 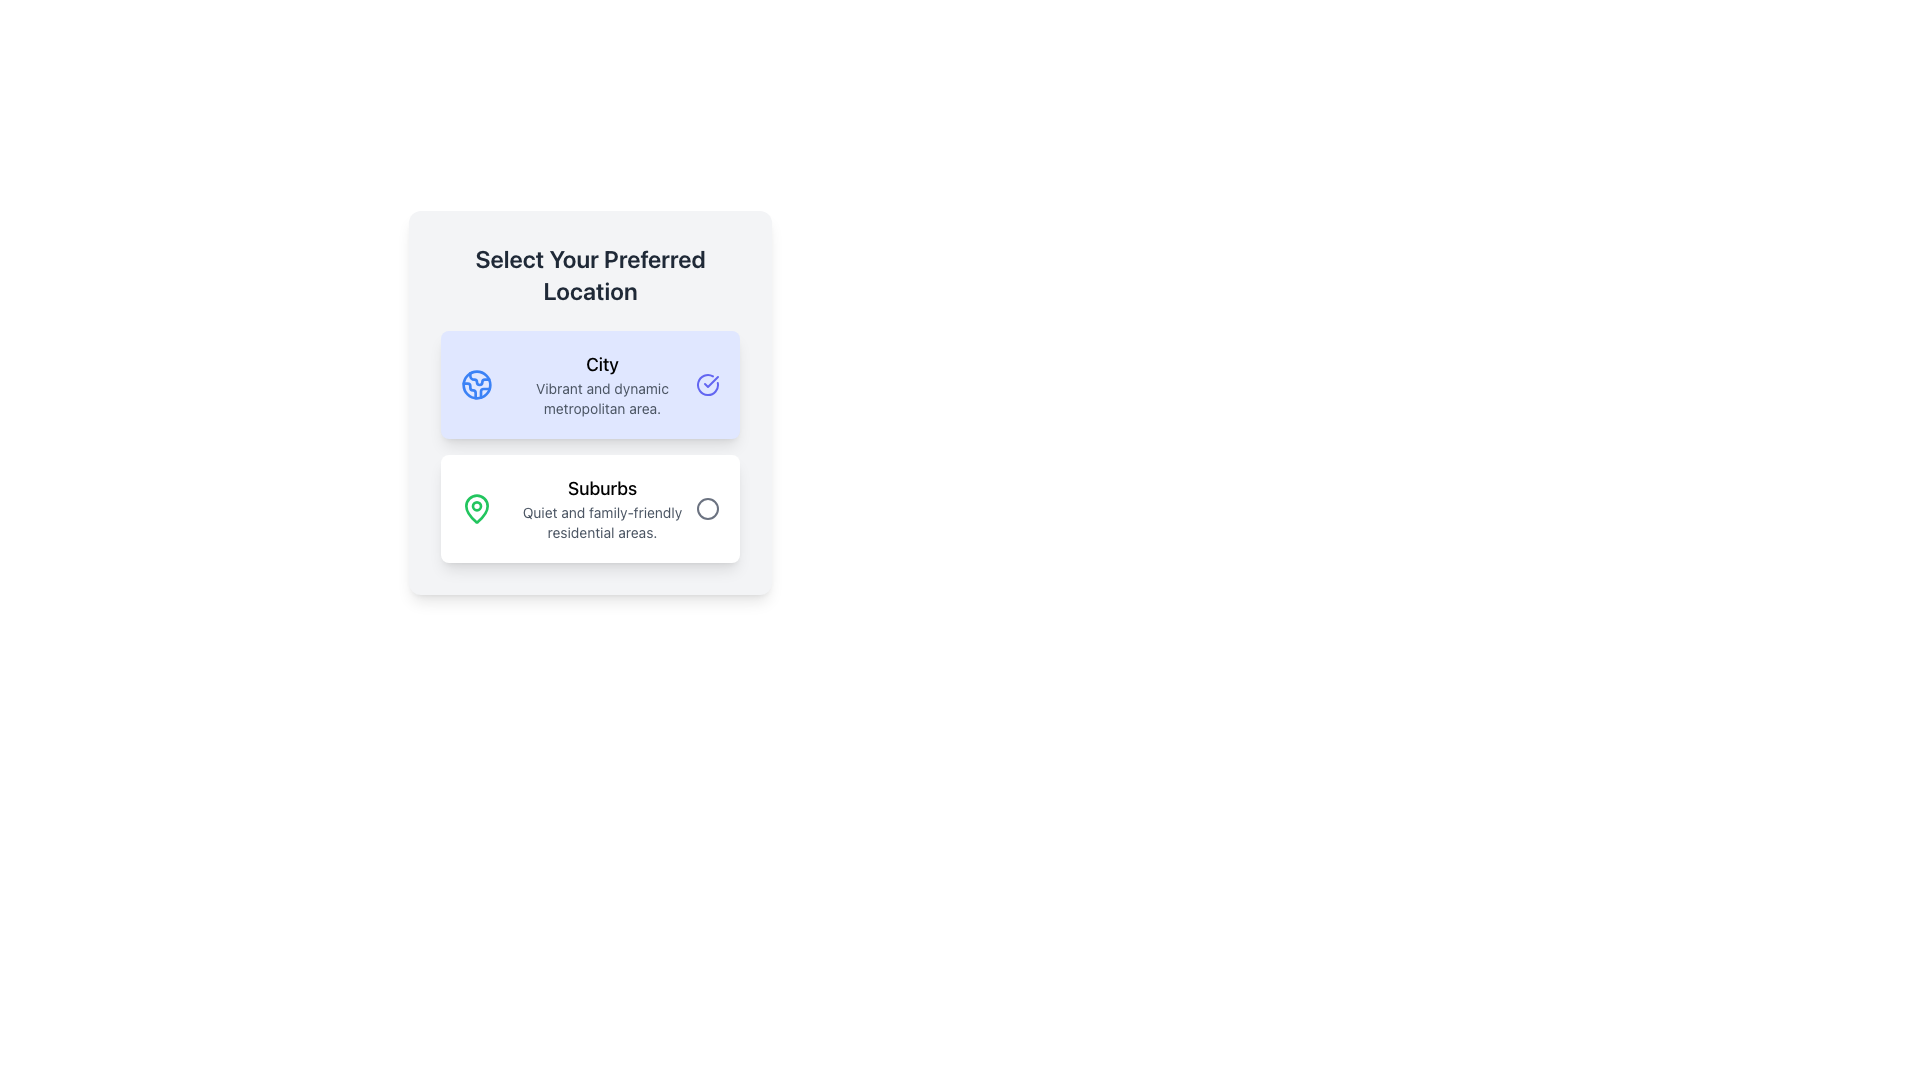 I want to click on the Text Display Component, which serves as a title or heading for user options, so click(x=589, y=274).